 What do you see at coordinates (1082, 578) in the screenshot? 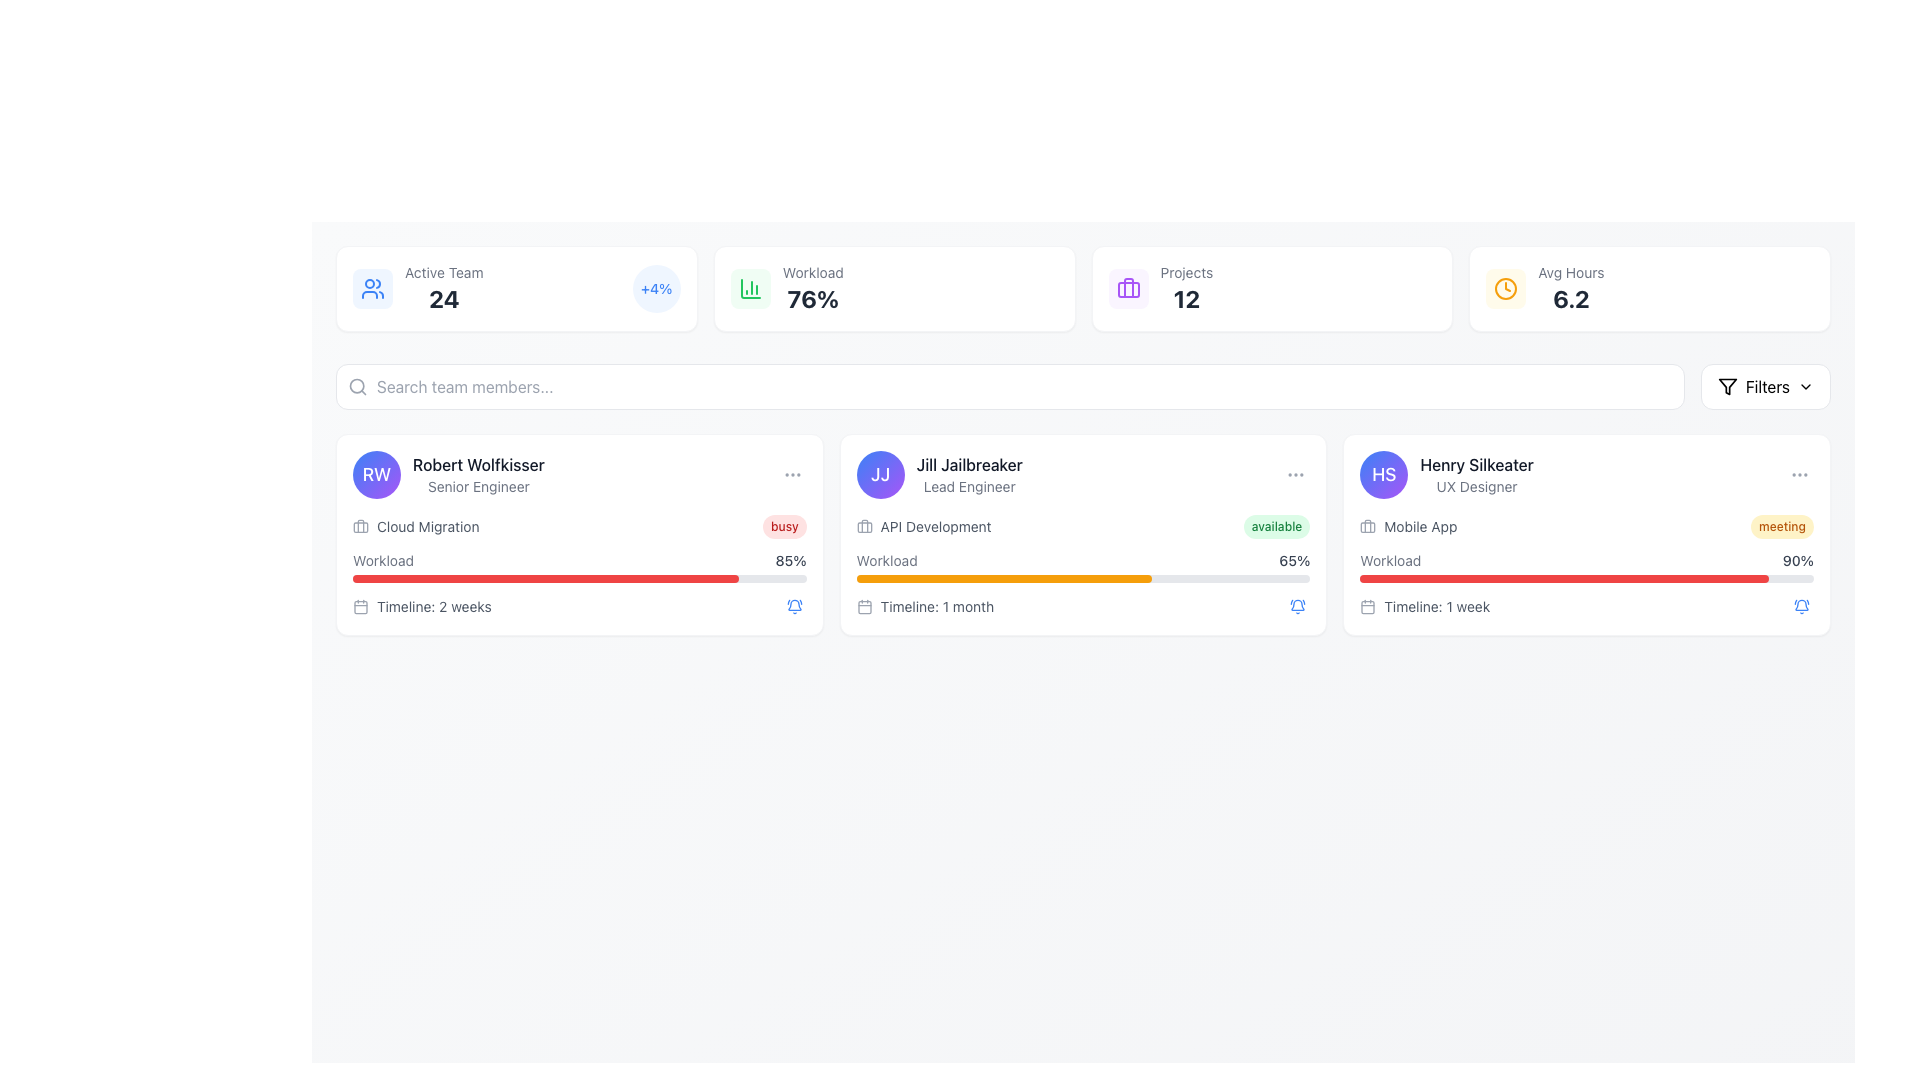
I see `the horizontal progress bar with a light-gray background and amber filled portion located in the workload section of the middle card titled 'Jill Jailbreaker'` at bounding box center [1082, 578].